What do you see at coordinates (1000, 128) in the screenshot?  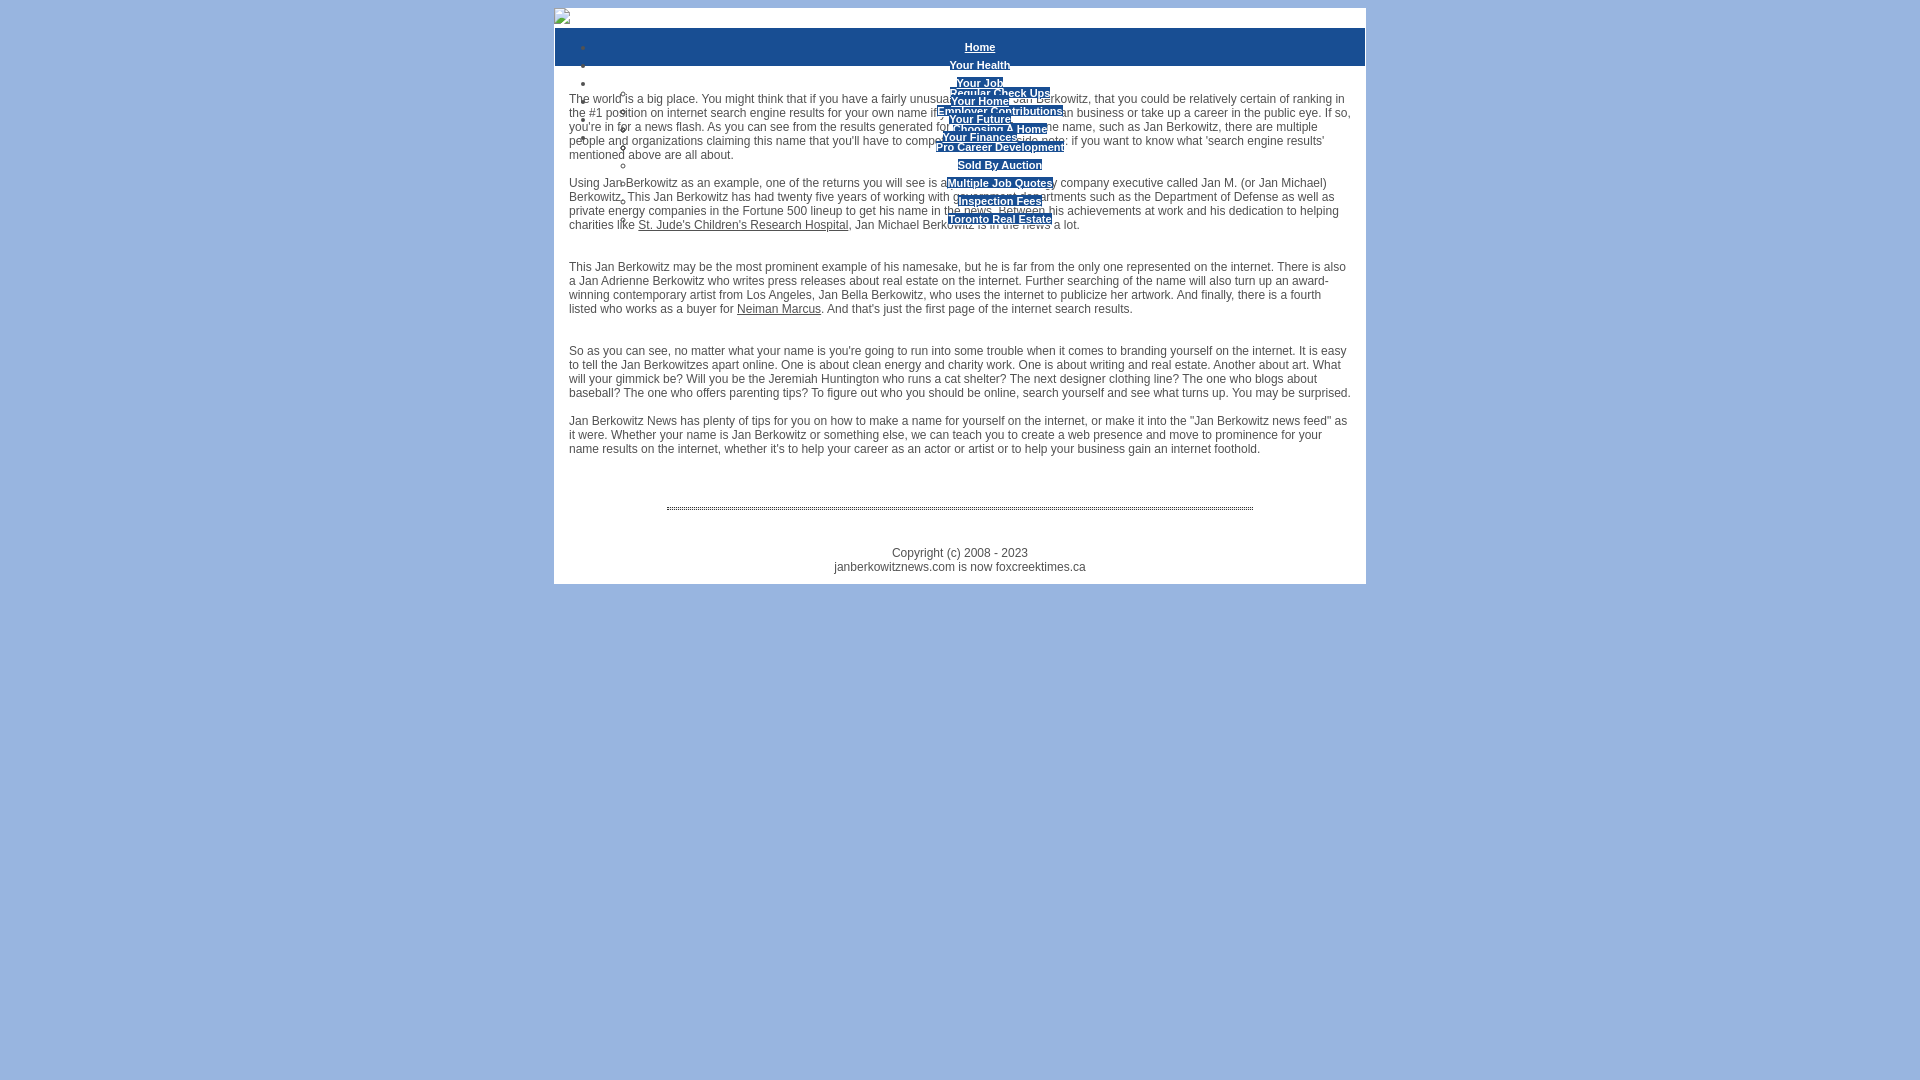 I see `'Choosing A Home'` at bounding box center [1000, 128].